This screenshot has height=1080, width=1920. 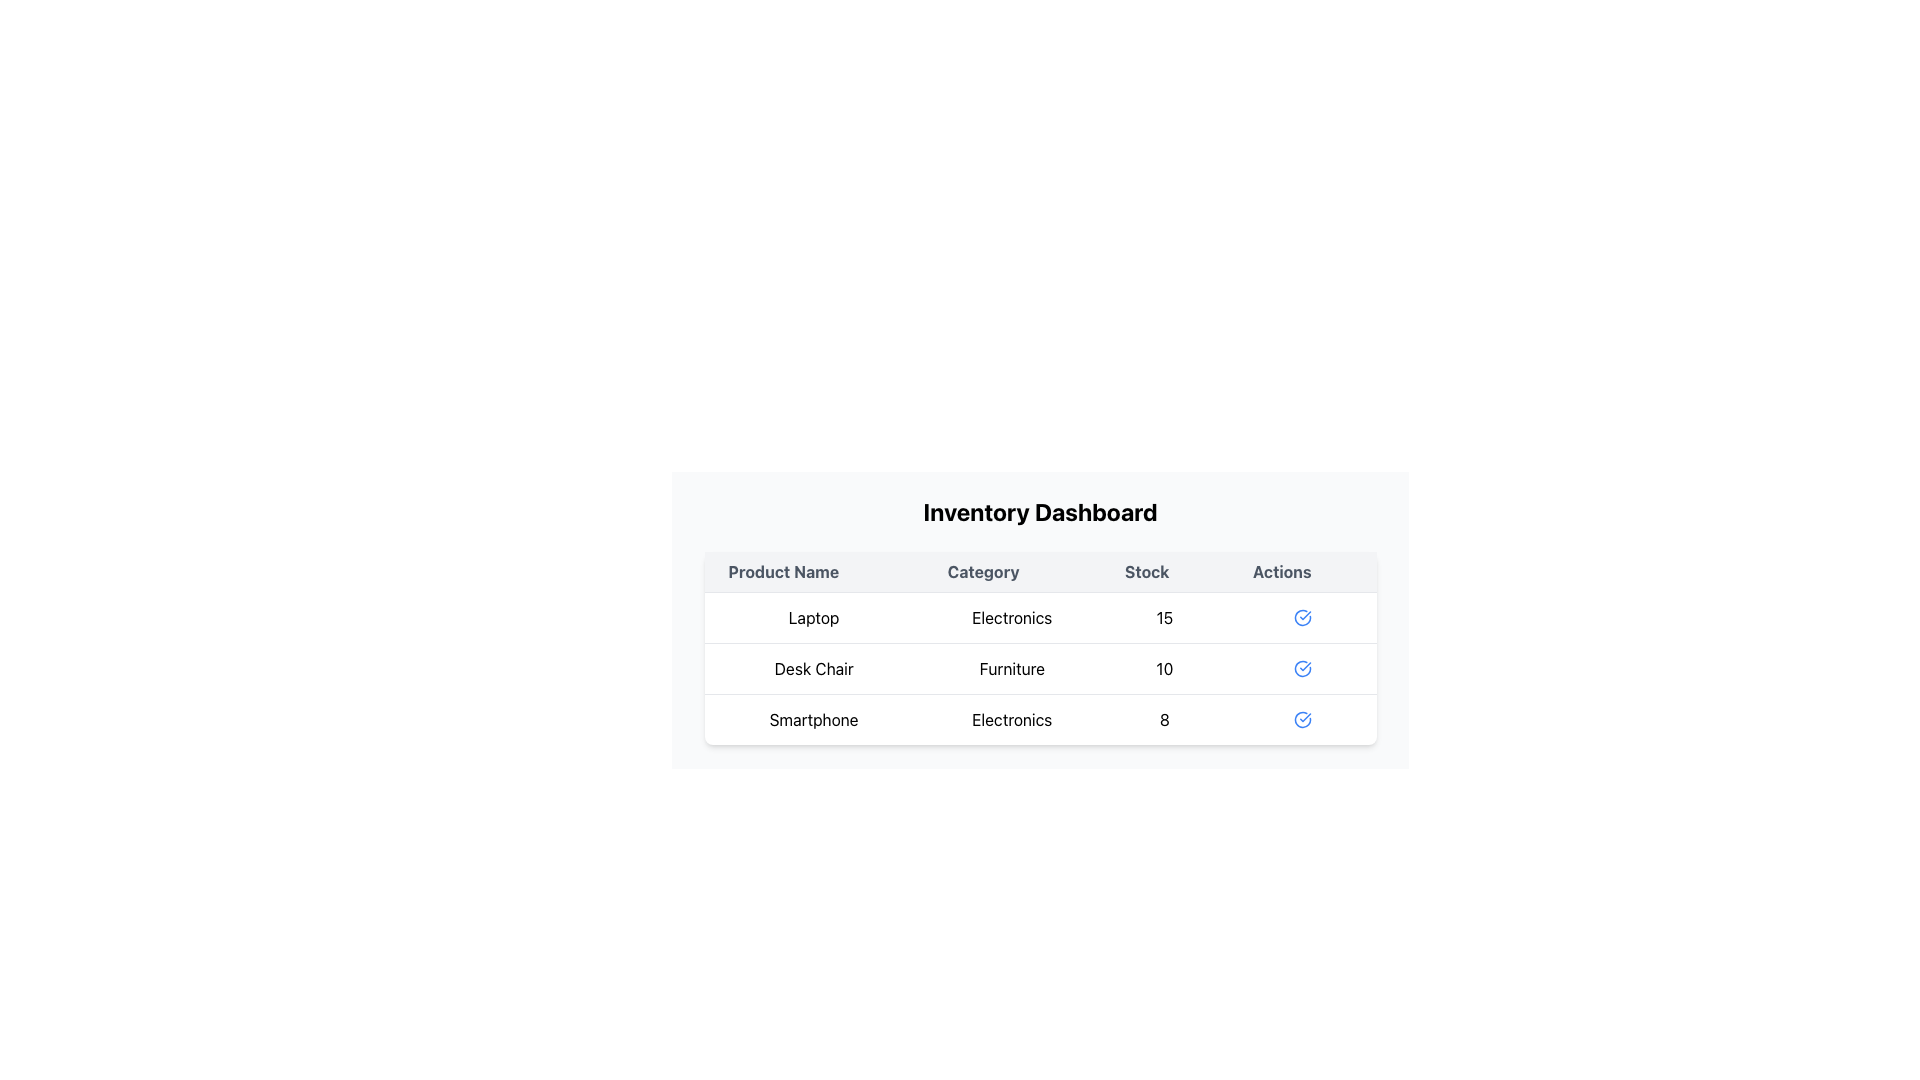 What do you see at coordinates (1040, 718) in the screenshot?
I see `text content of the third row in the table under the 'Inventory Dashboard' header, which contains 'Smartphone', 'Electronics', and the number '8'` at bounding box center [1040, 718].